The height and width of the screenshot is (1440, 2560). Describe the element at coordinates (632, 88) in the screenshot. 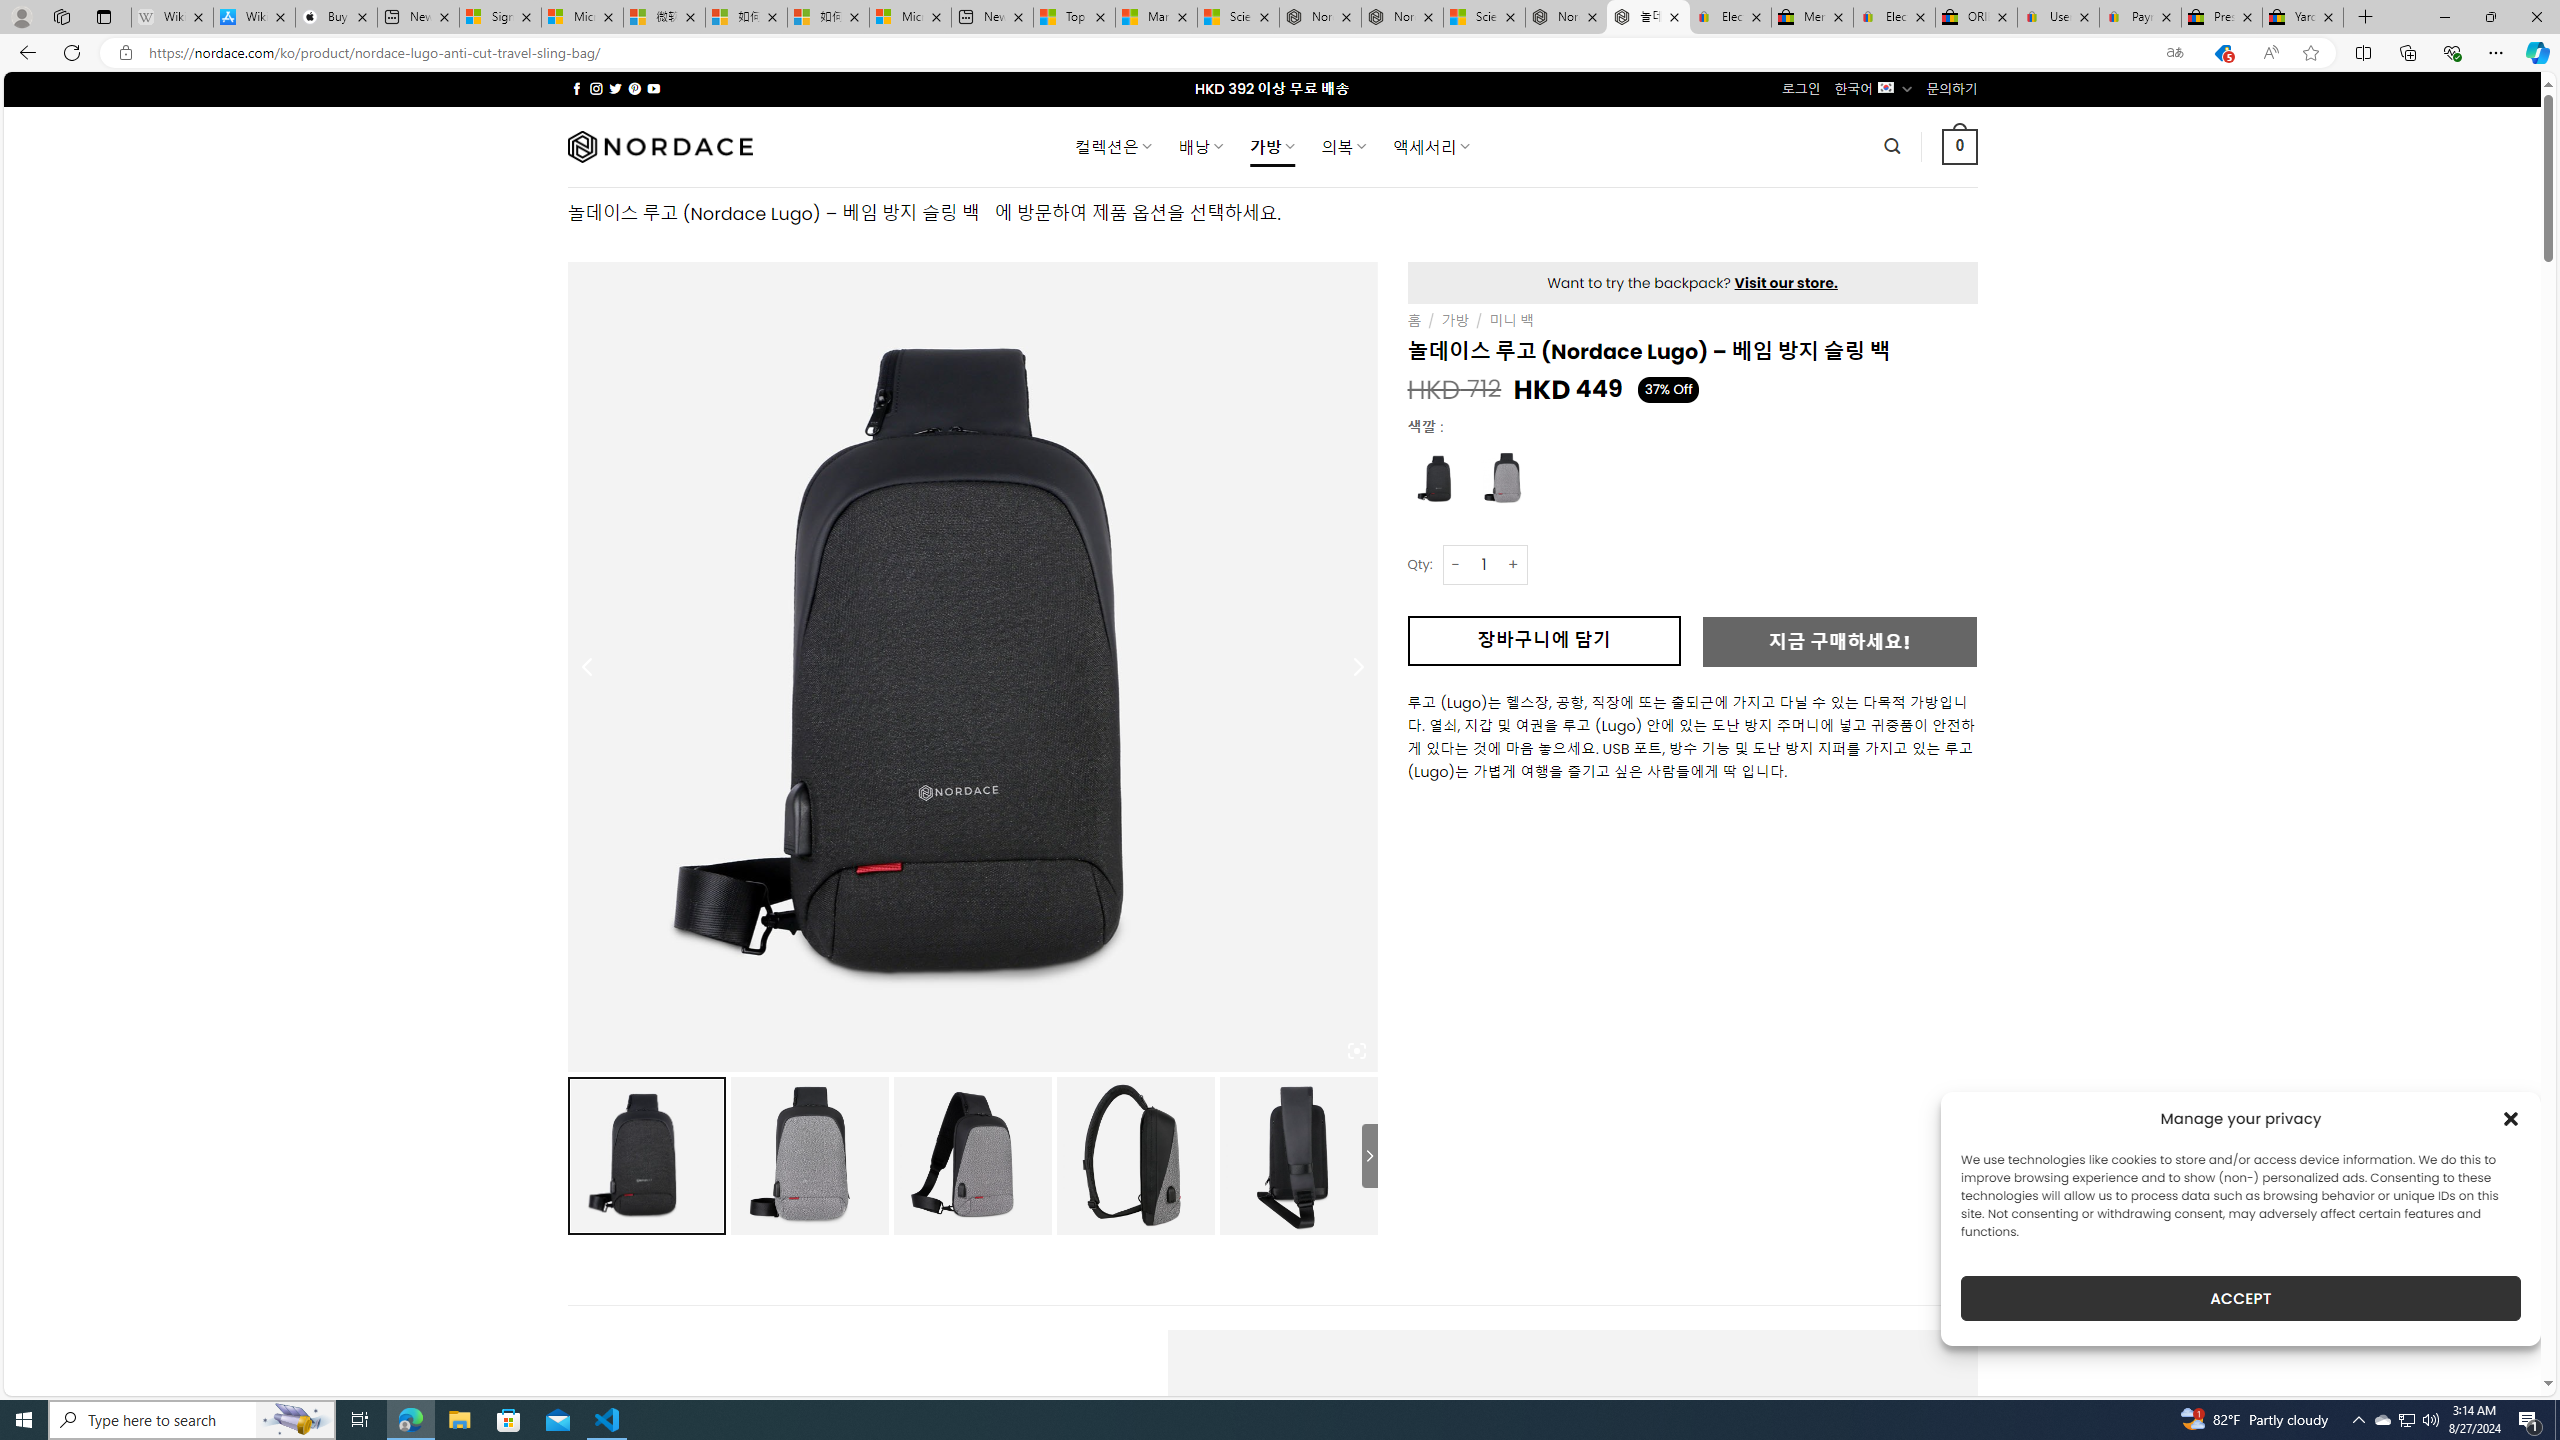

I see `'Follow on Pinterest'` at that location.